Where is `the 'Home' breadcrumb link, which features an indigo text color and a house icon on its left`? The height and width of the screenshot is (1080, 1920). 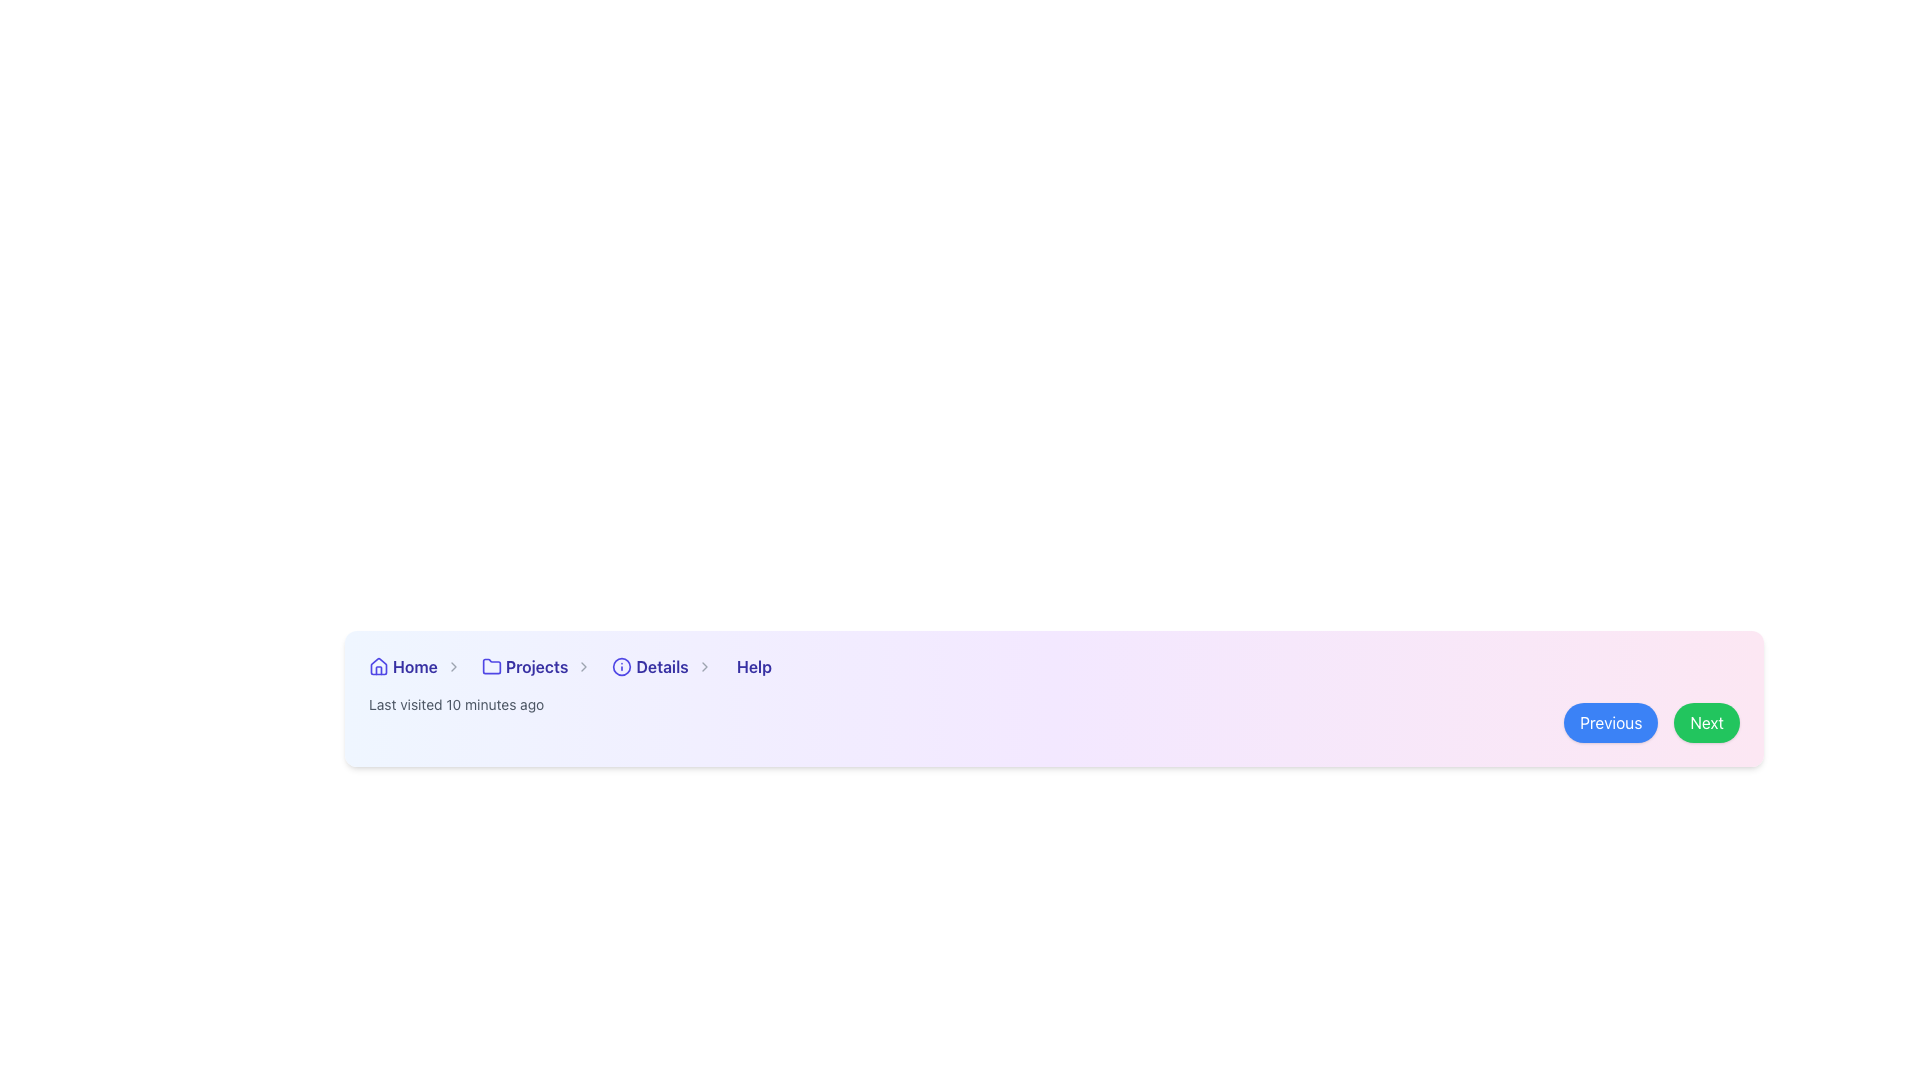
the 'Home' breadcrumb link, which features an indigo text color and a house icon on its left is located at coordinates (418, 667).